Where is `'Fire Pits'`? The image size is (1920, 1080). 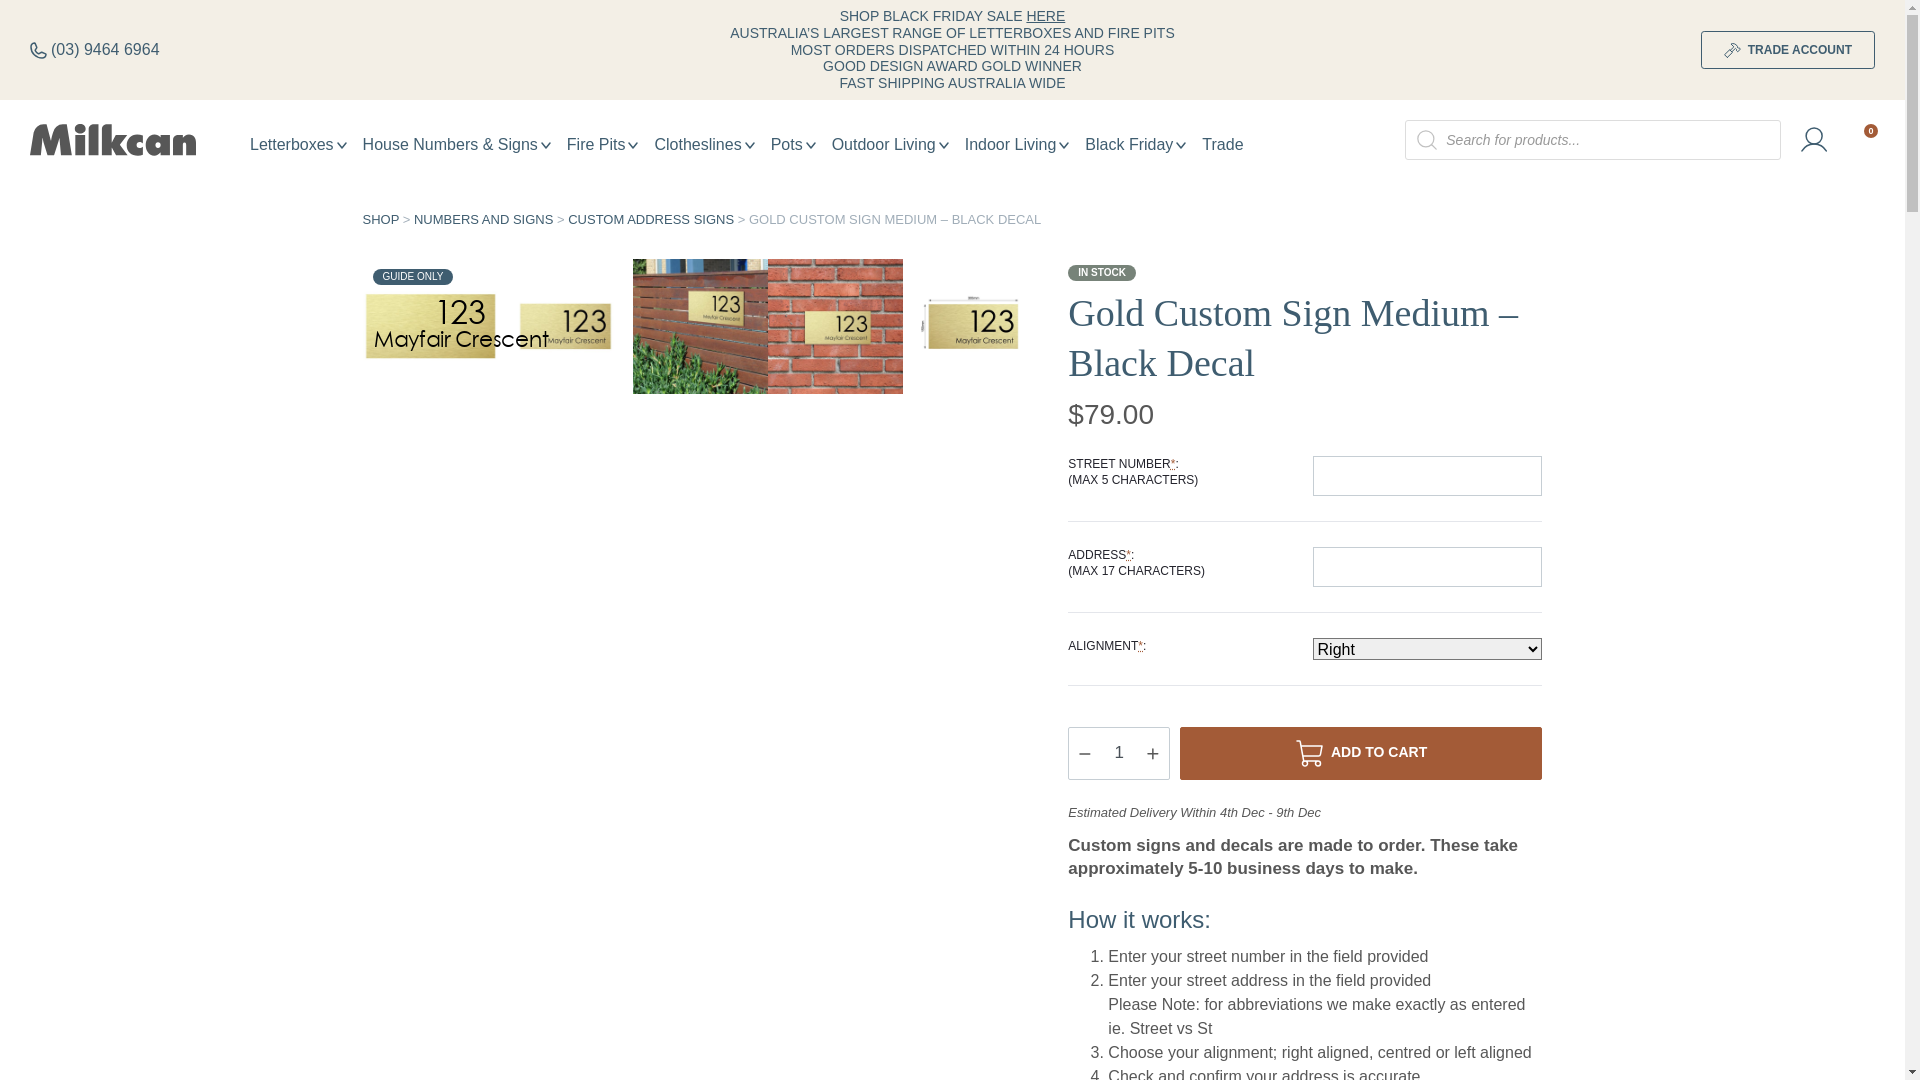
'Fire Pits' is located at coordinates (558, 143).